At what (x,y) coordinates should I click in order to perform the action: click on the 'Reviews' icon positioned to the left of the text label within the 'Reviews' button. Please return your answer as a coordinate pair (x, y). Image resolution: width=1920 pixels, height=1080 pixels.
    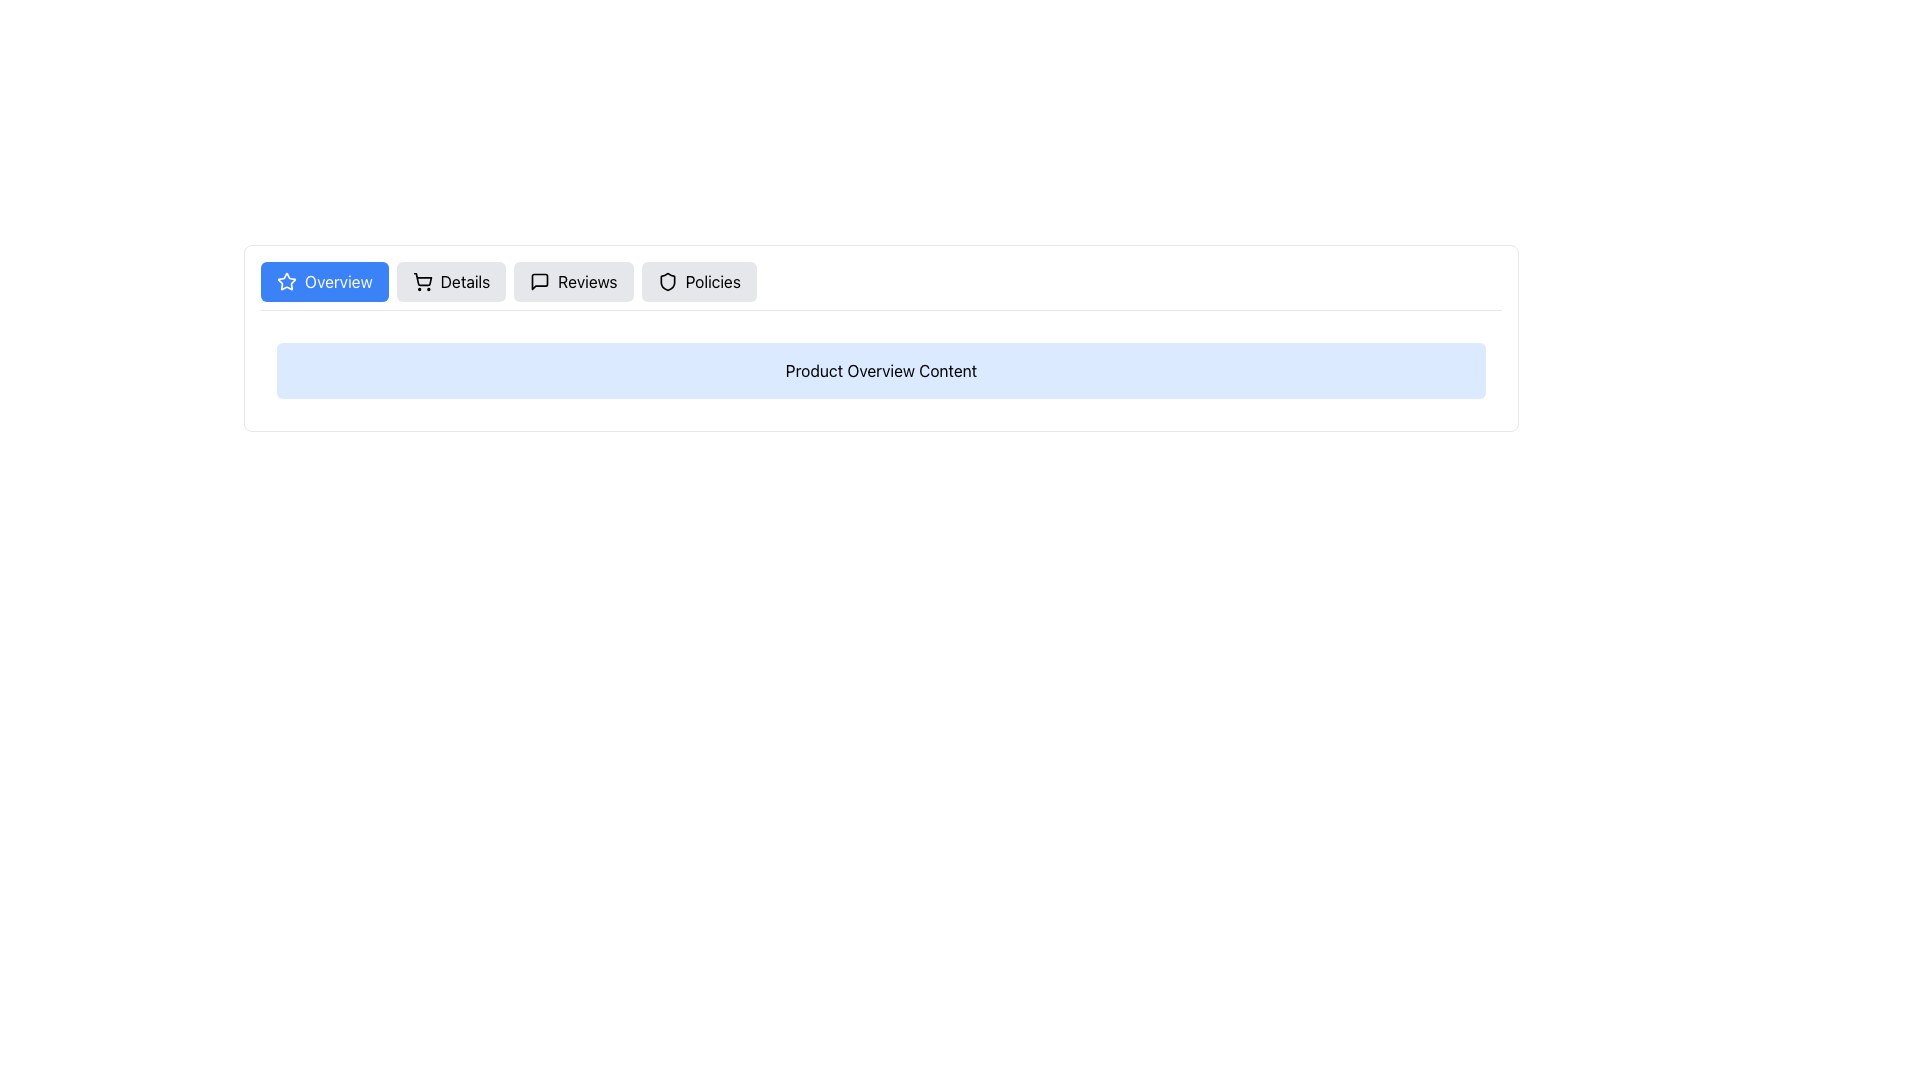
    Looking at the image, I should click on (540, 281).